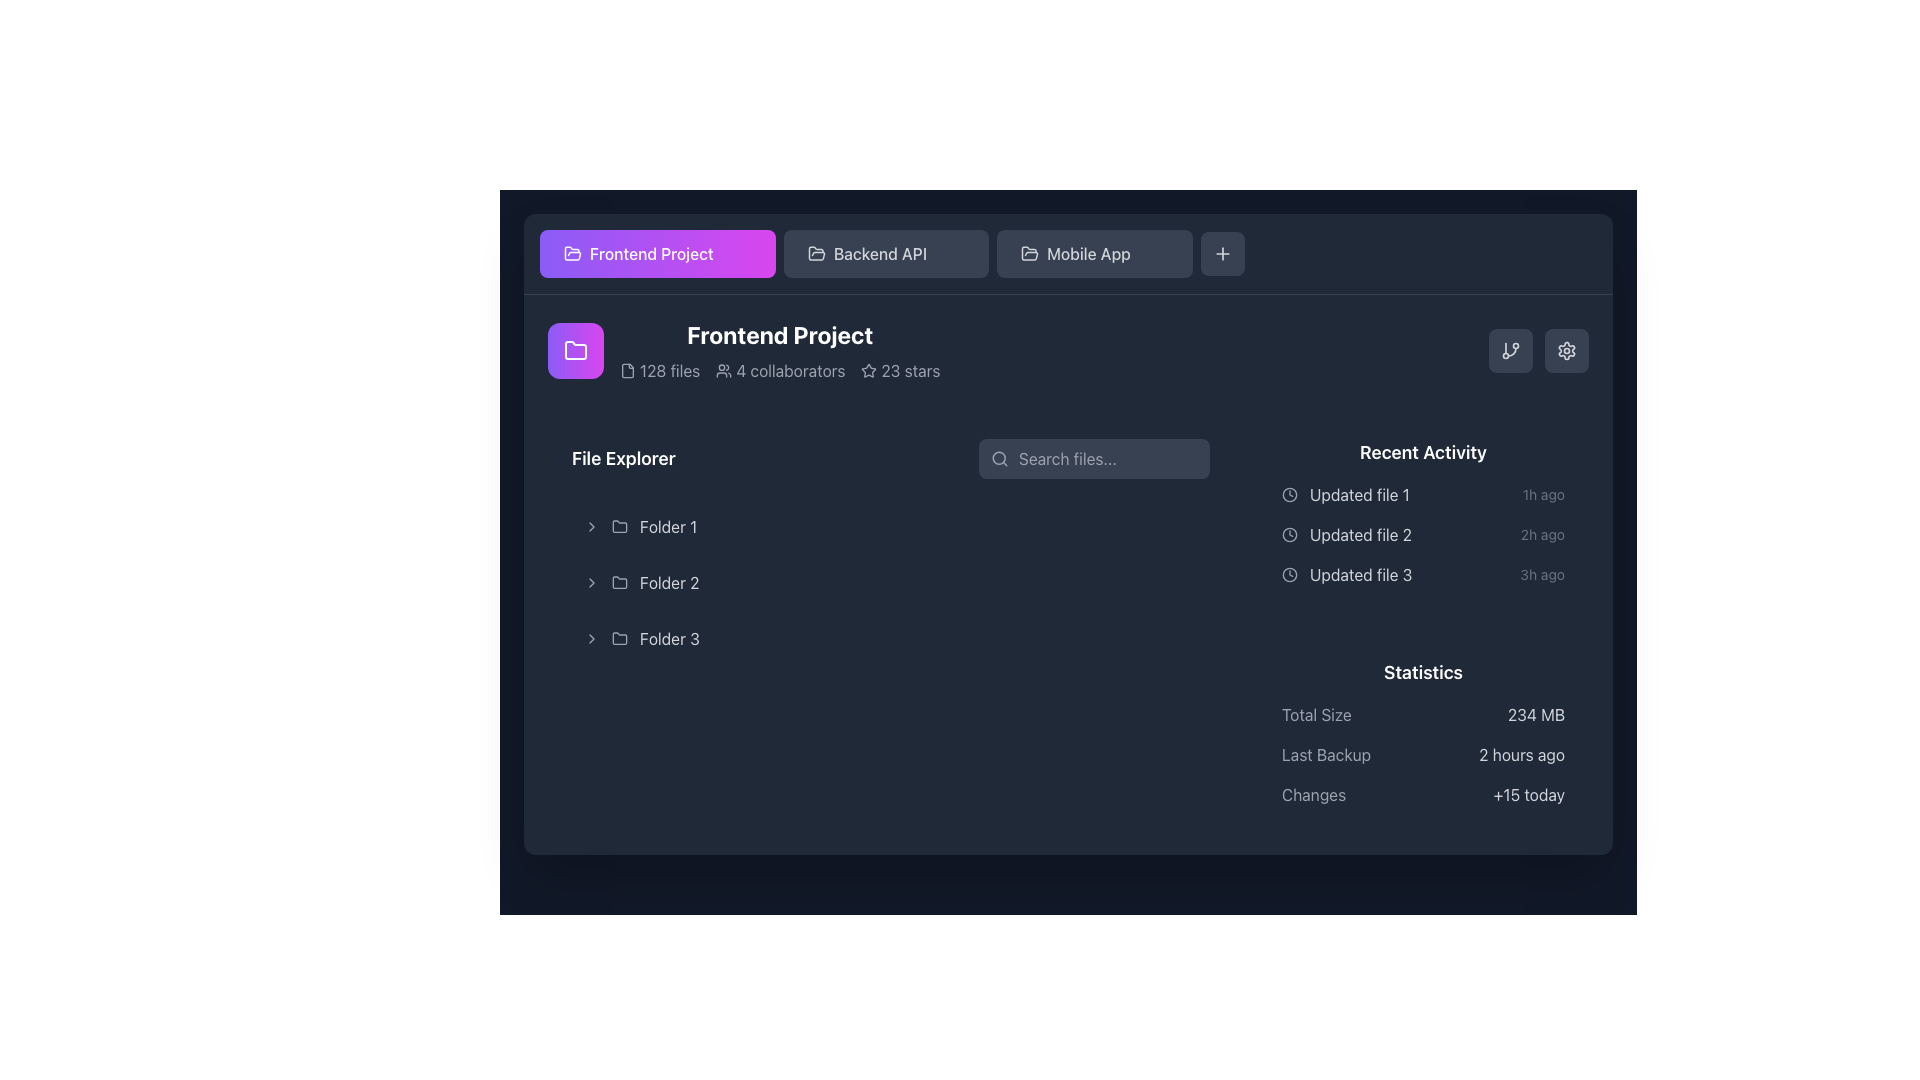 This screenshot has width=1920, height=1080. Describe the element at coordinates (1422, 452) in the screenshot. I see `the 'Recent Activity' text label that displays the heading in large, bold, white font against a dark background` at that location.